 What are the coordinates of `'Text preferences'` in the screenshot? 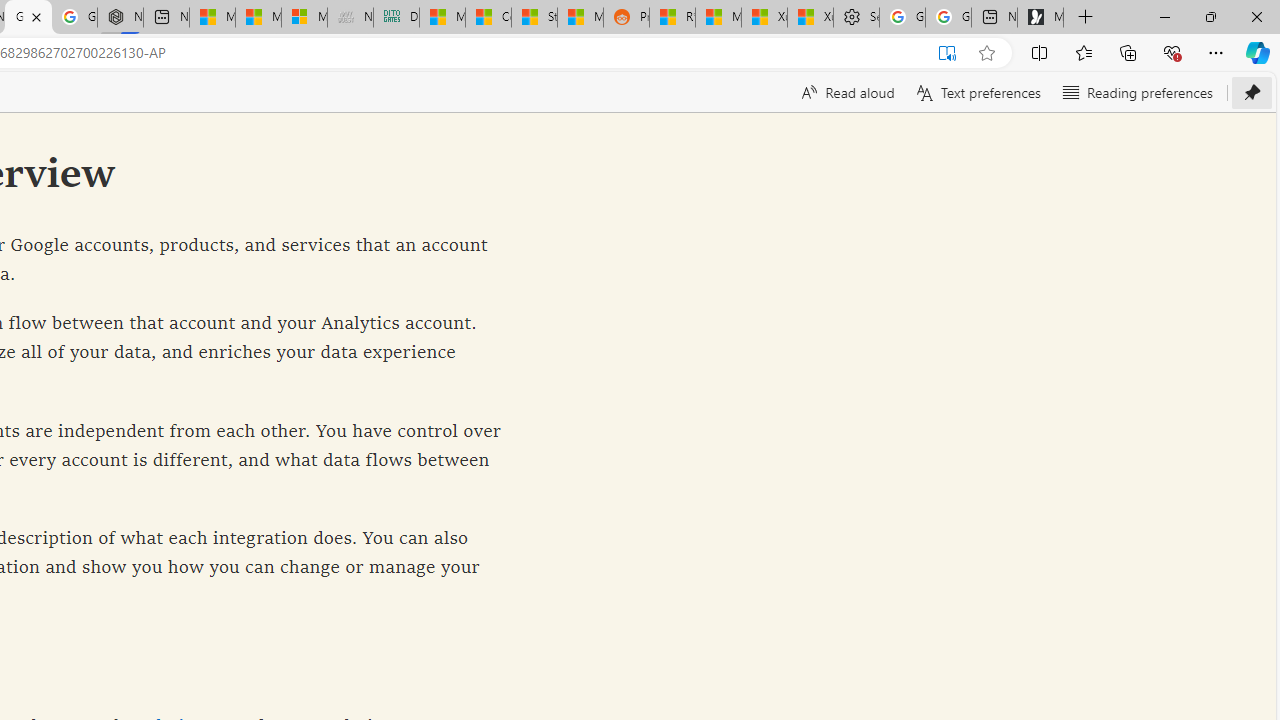 It's located at (977, 92).